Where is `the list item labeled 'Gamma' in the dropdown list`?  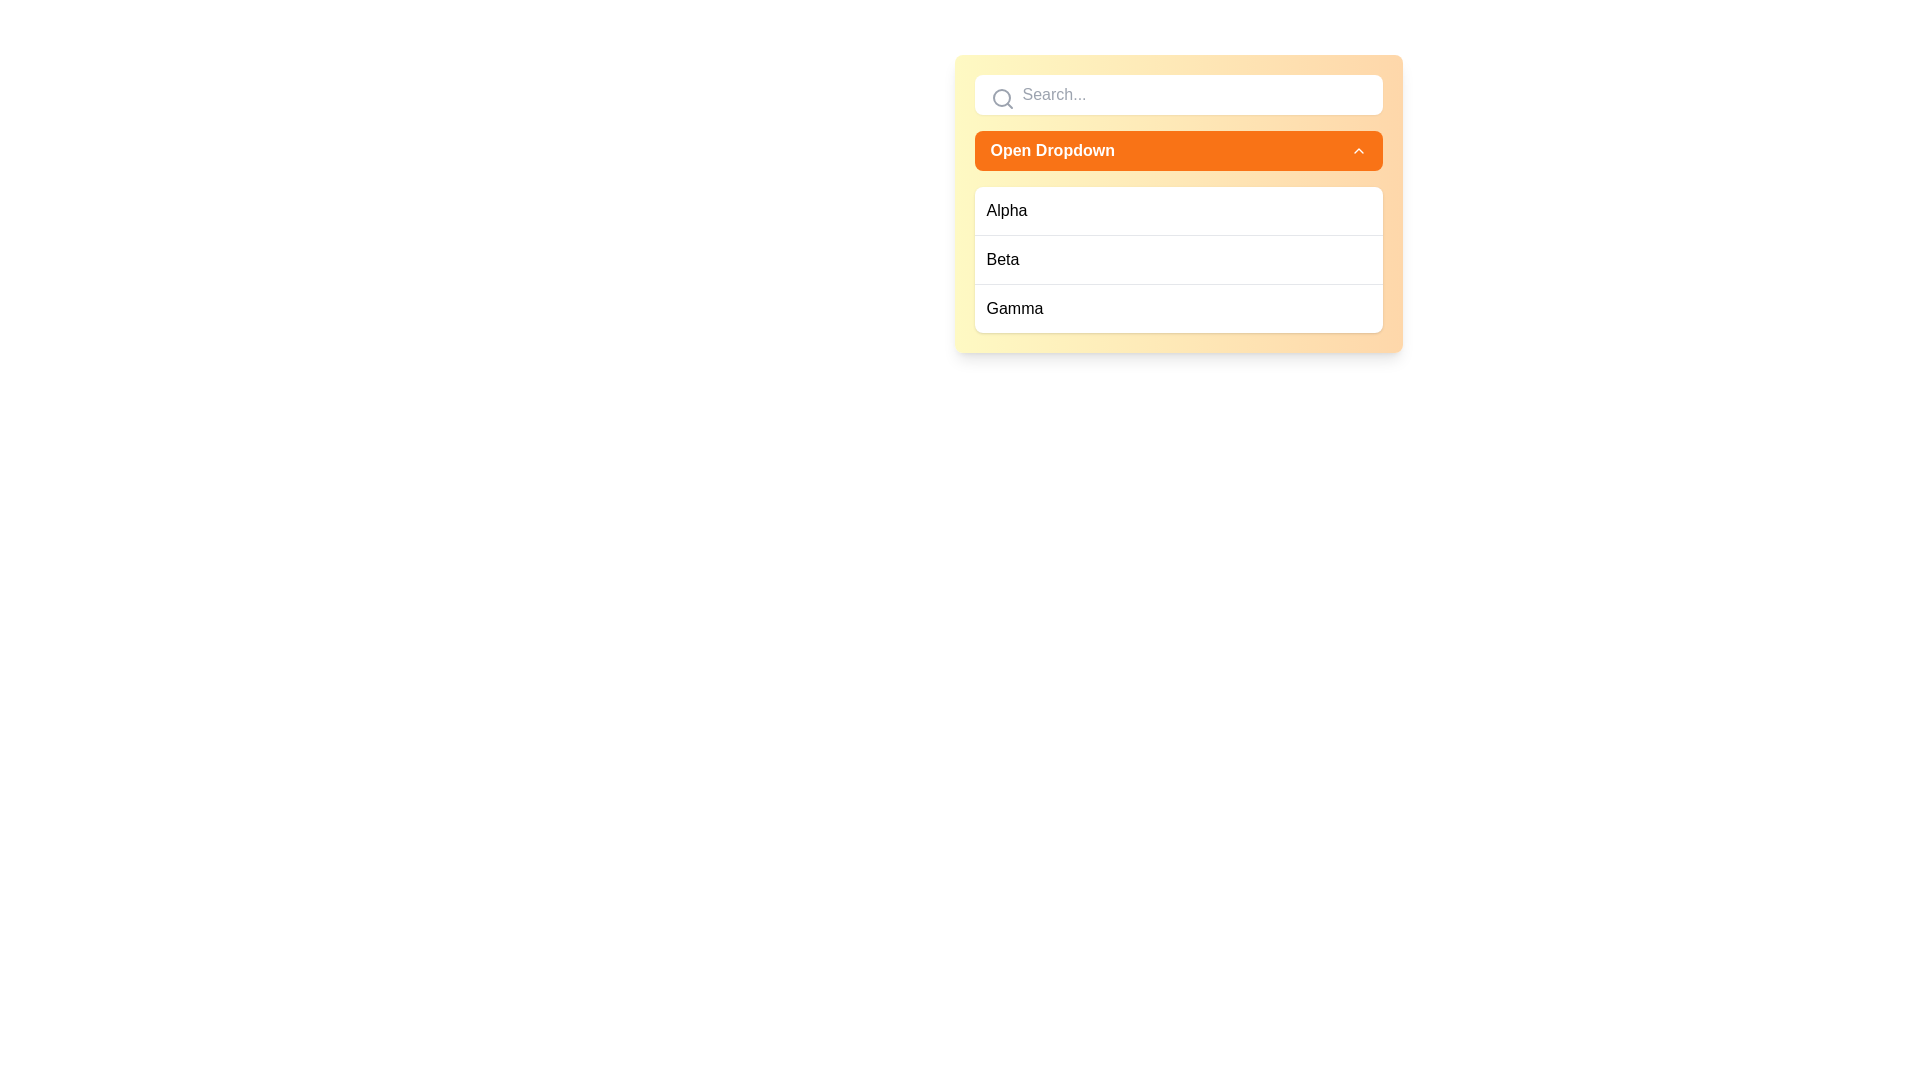
the list item labeled 'Gamma' in the dropdown list is located at coordinates (1014, 308).